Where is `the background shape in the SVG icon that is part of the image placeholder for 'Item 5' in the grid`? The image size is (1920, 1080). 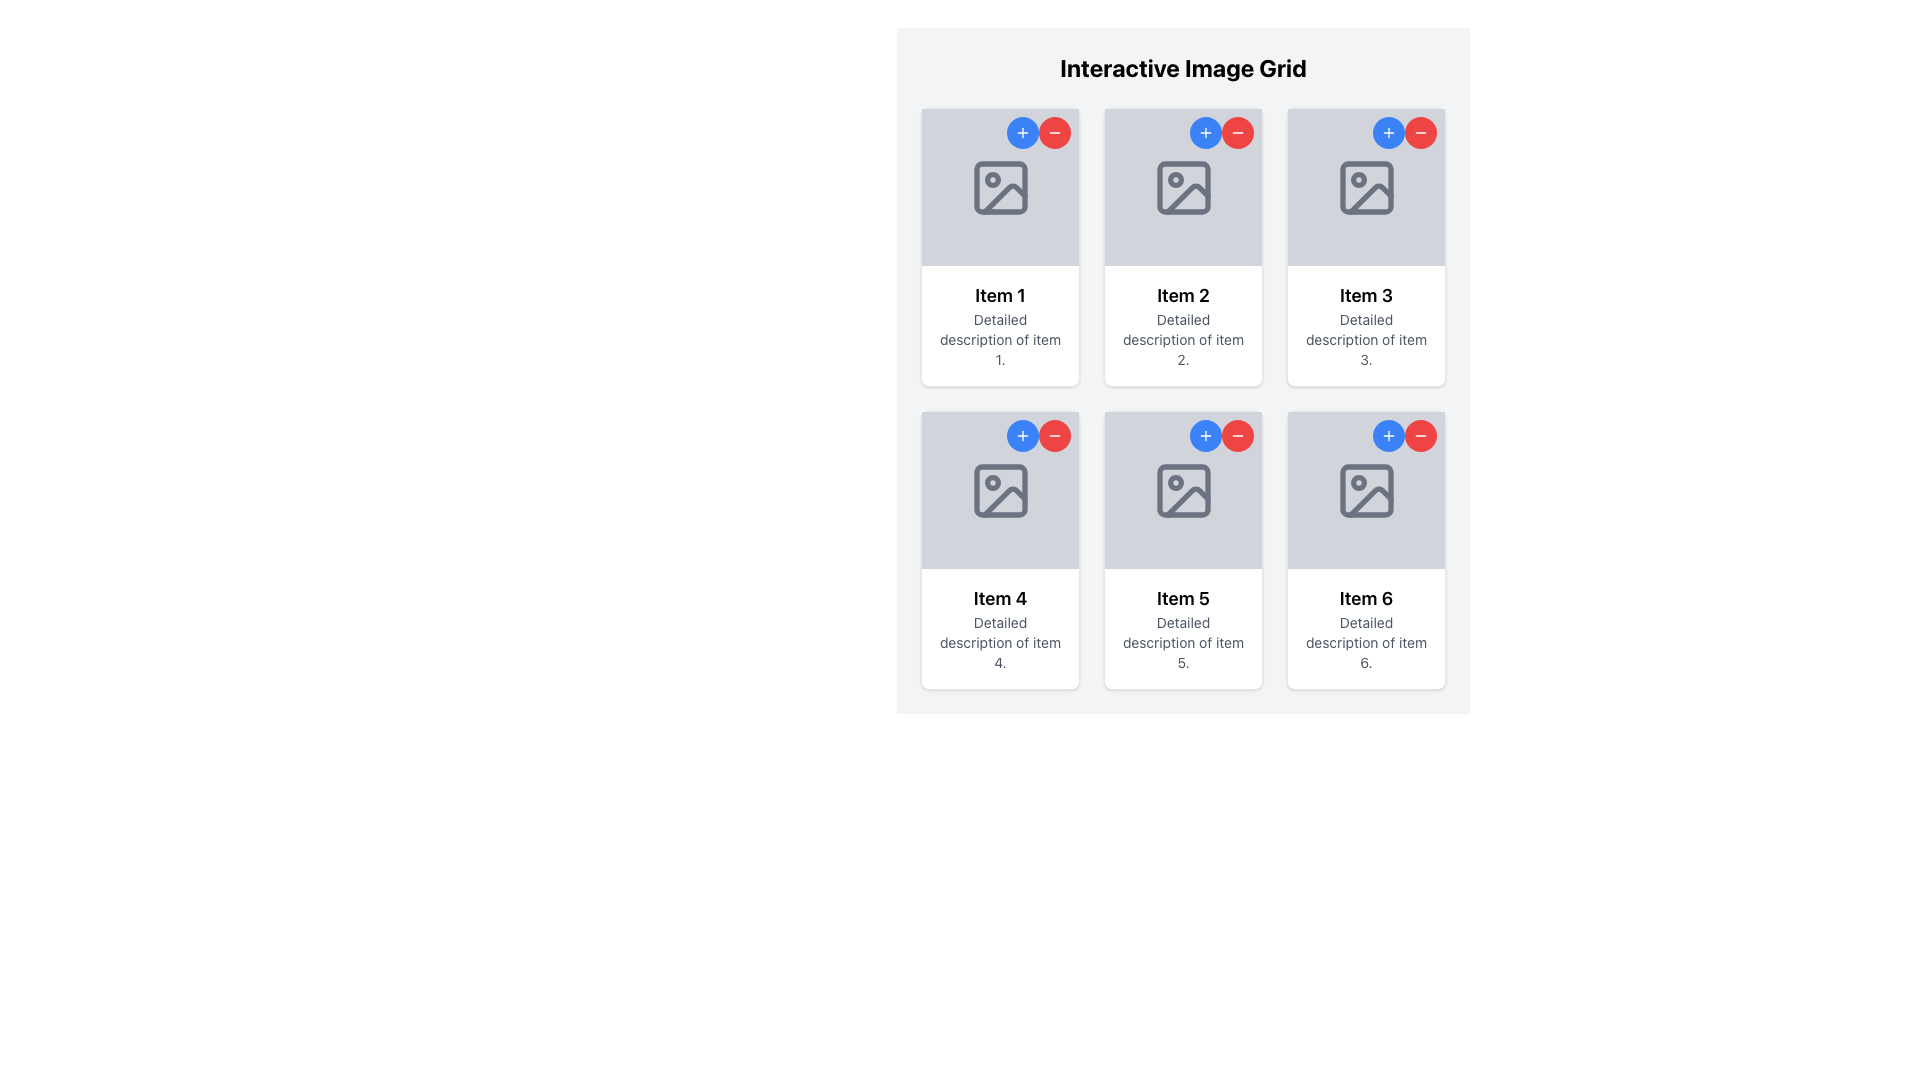 the background shape in the SVG icon that is part of the image placeholder for 'Item 5' in the grid is located at coordinates (1183, 490).